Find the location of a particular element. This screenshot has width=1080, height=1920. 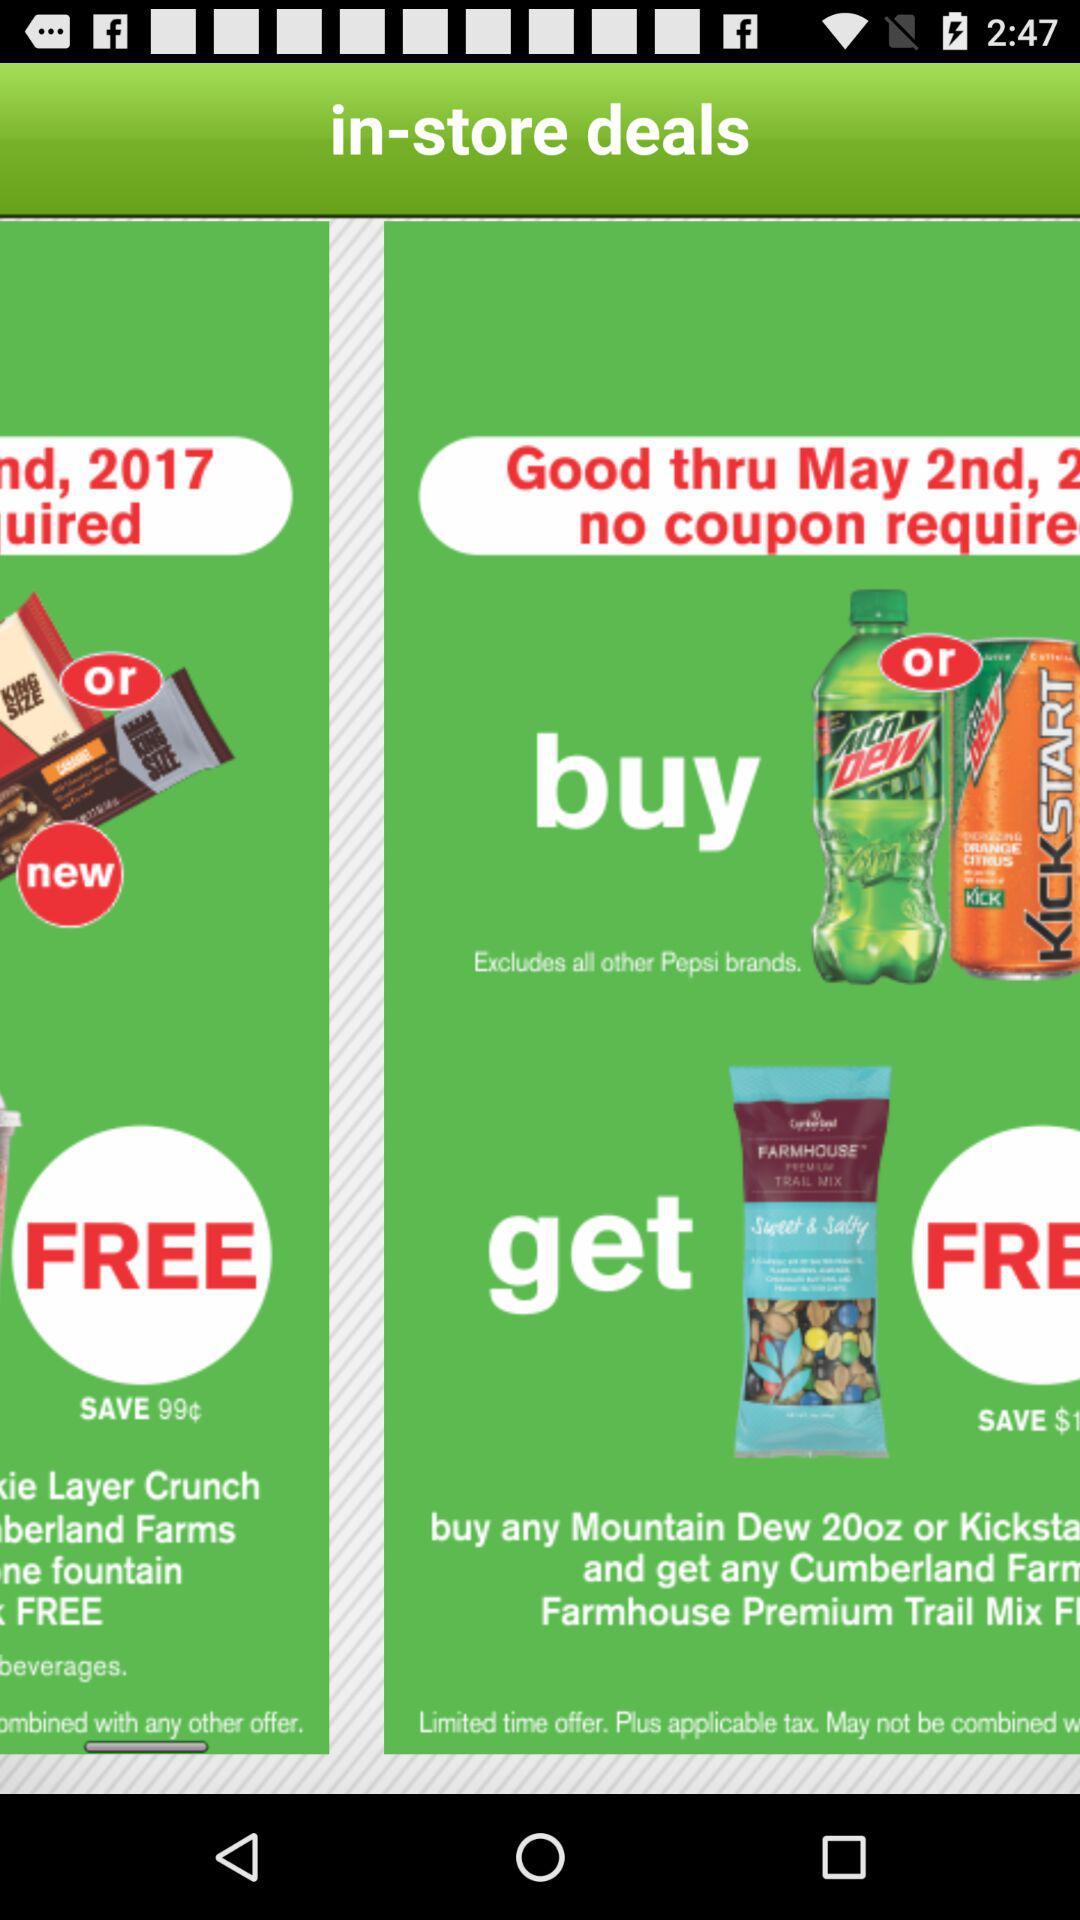

icon below the in-store deals icon is located at coordinates (732, 987).